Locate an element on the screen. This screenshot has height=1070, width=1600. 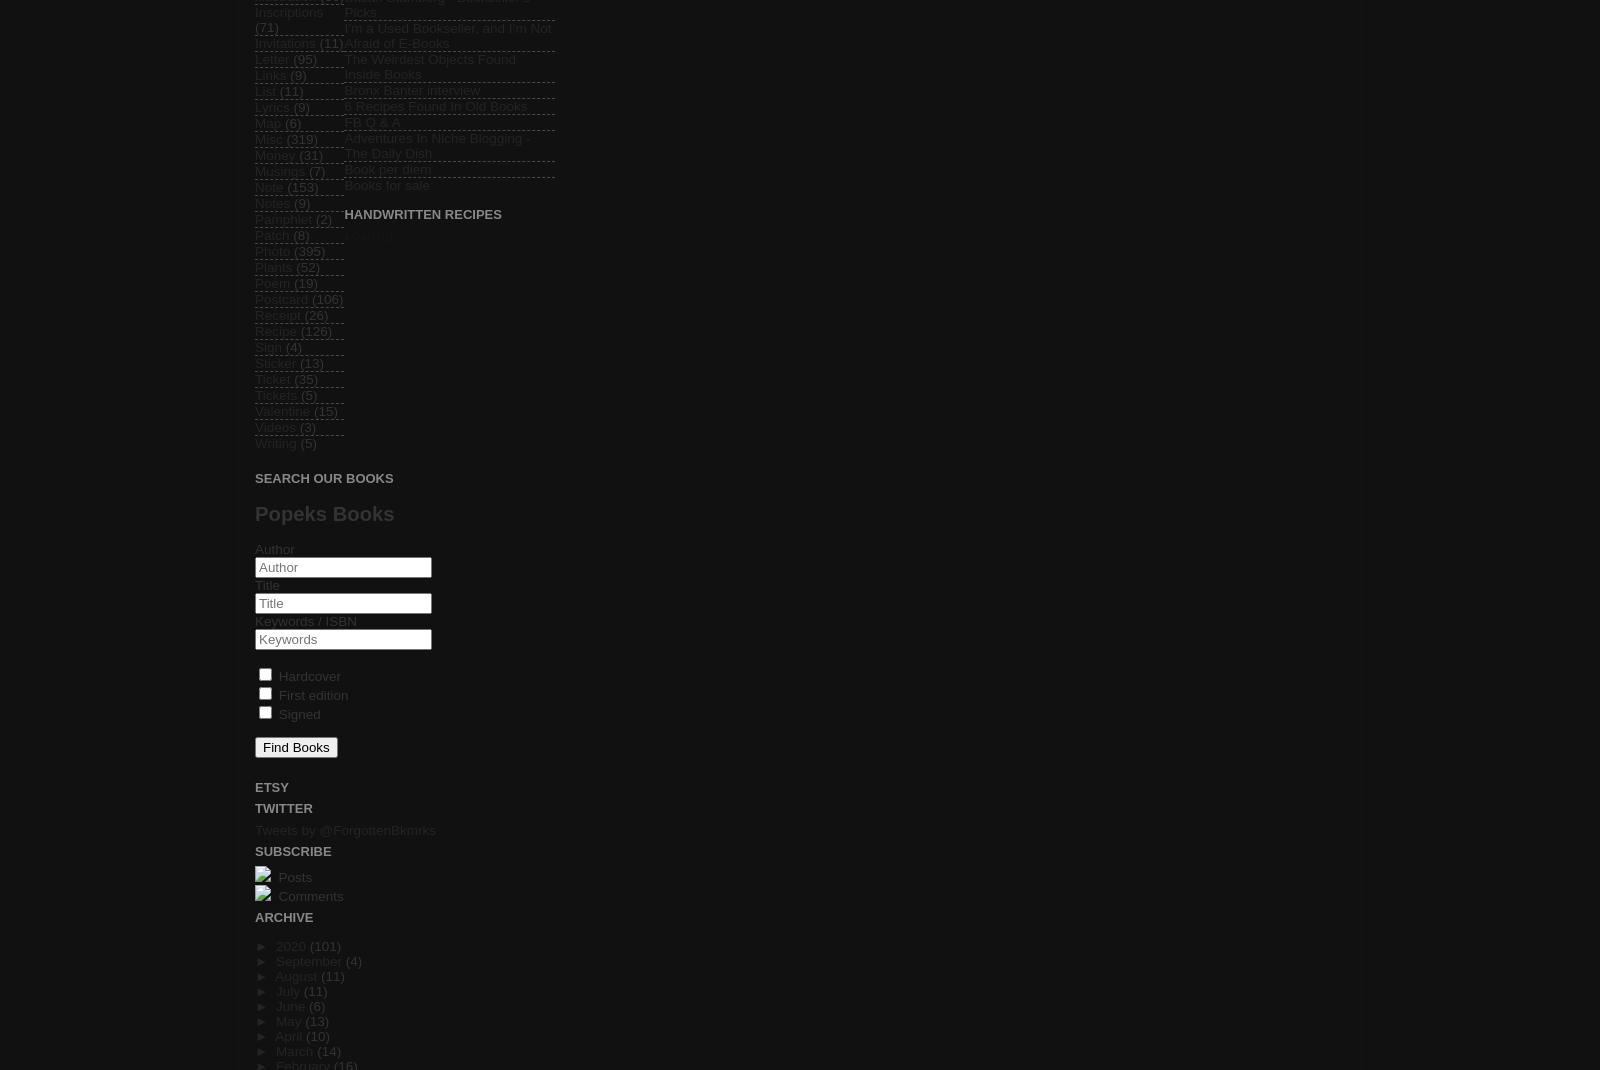
'(26)' is located at coordinates (316, 314).